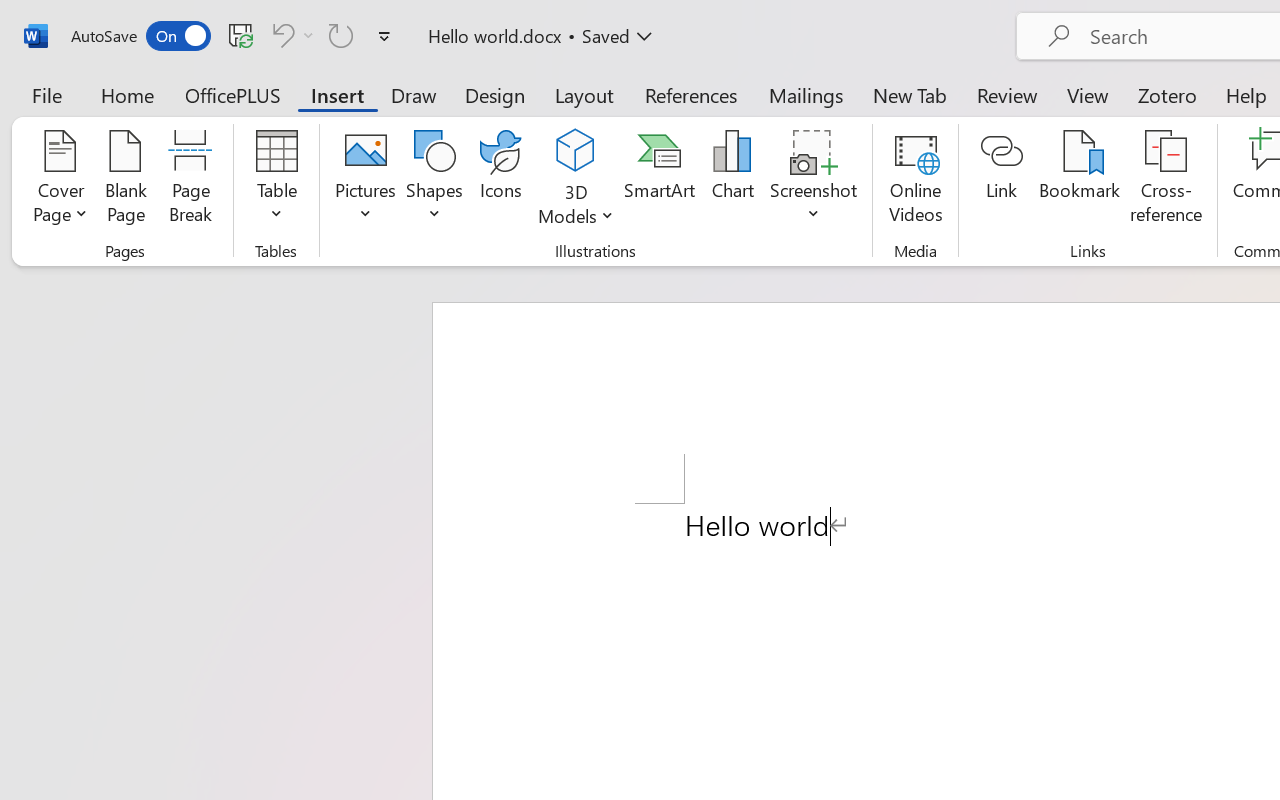 This screenshot has width=1280, height=800. I want to click on 'OfficePLUS', so click(233, 94).